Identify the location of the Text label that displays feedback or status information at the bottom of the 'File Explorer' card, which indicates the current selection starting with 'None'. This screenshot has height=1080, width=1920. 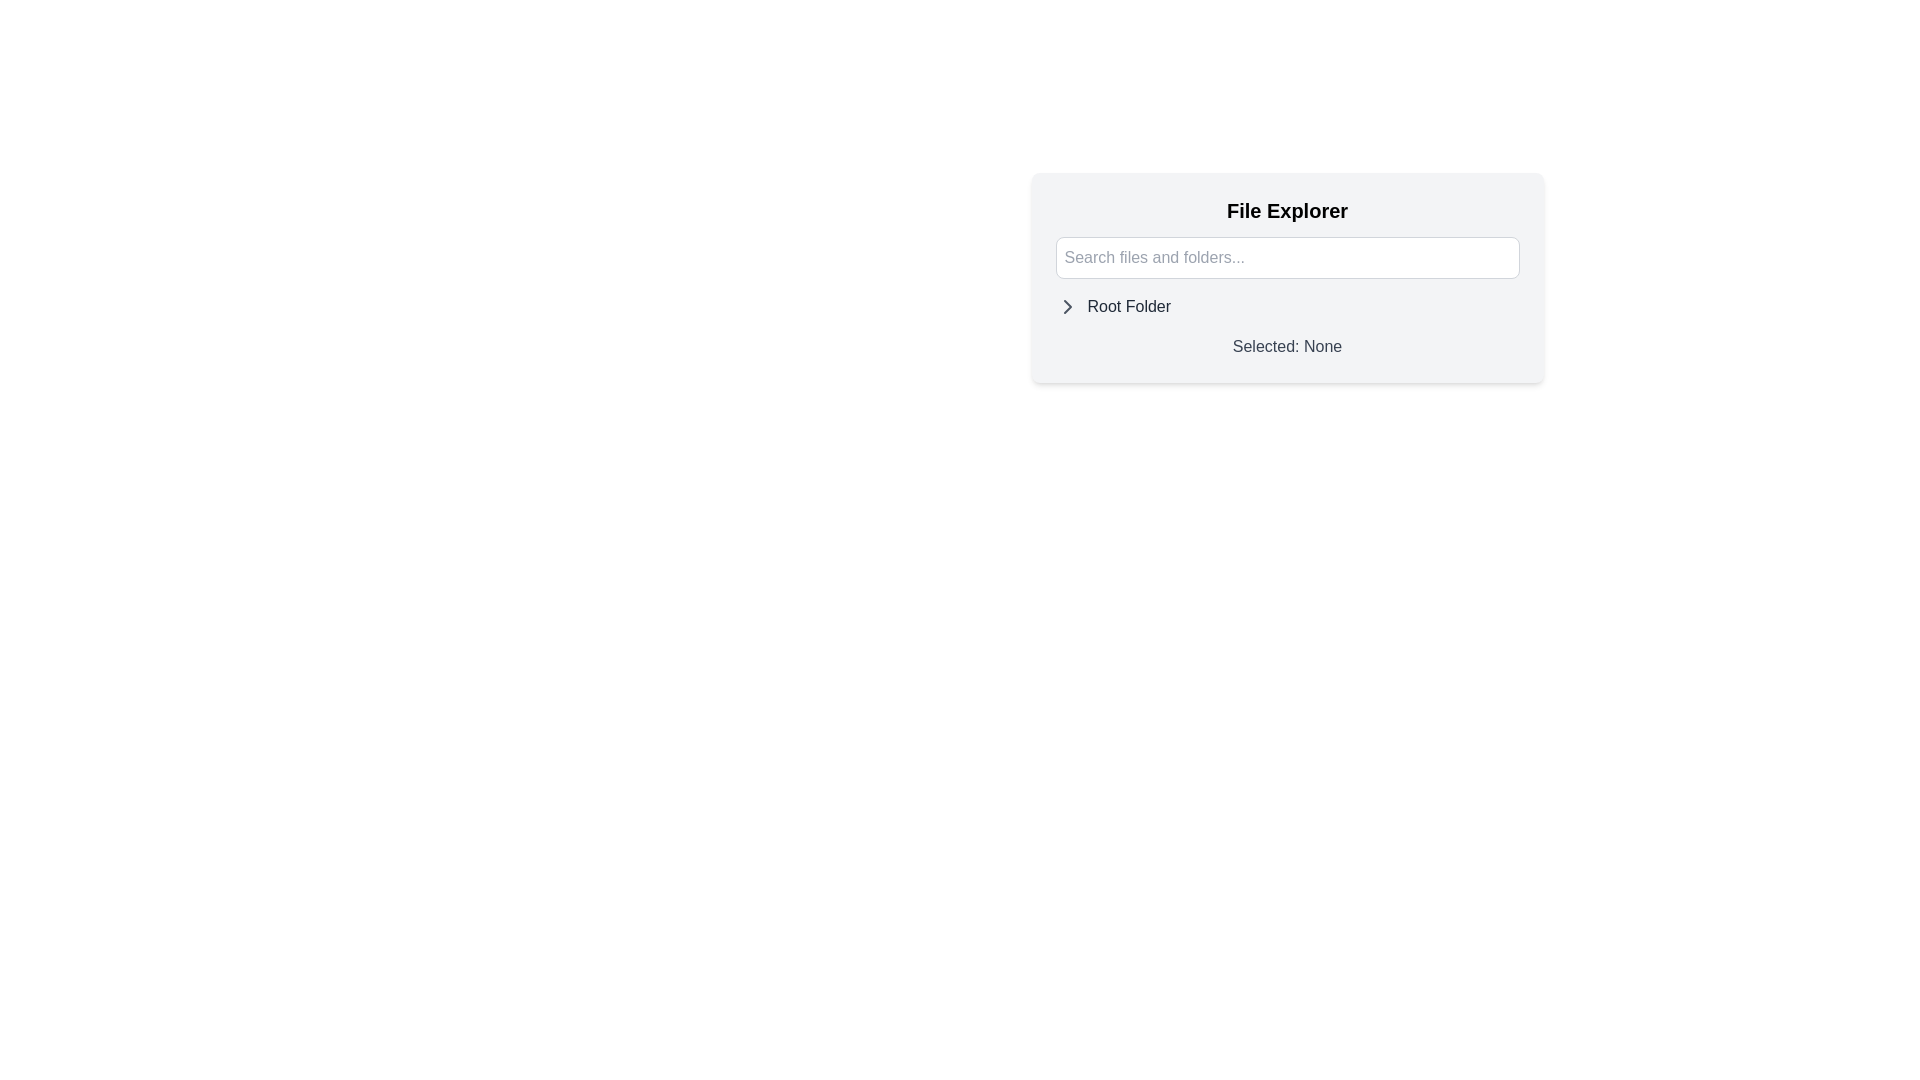
(1287, 346).